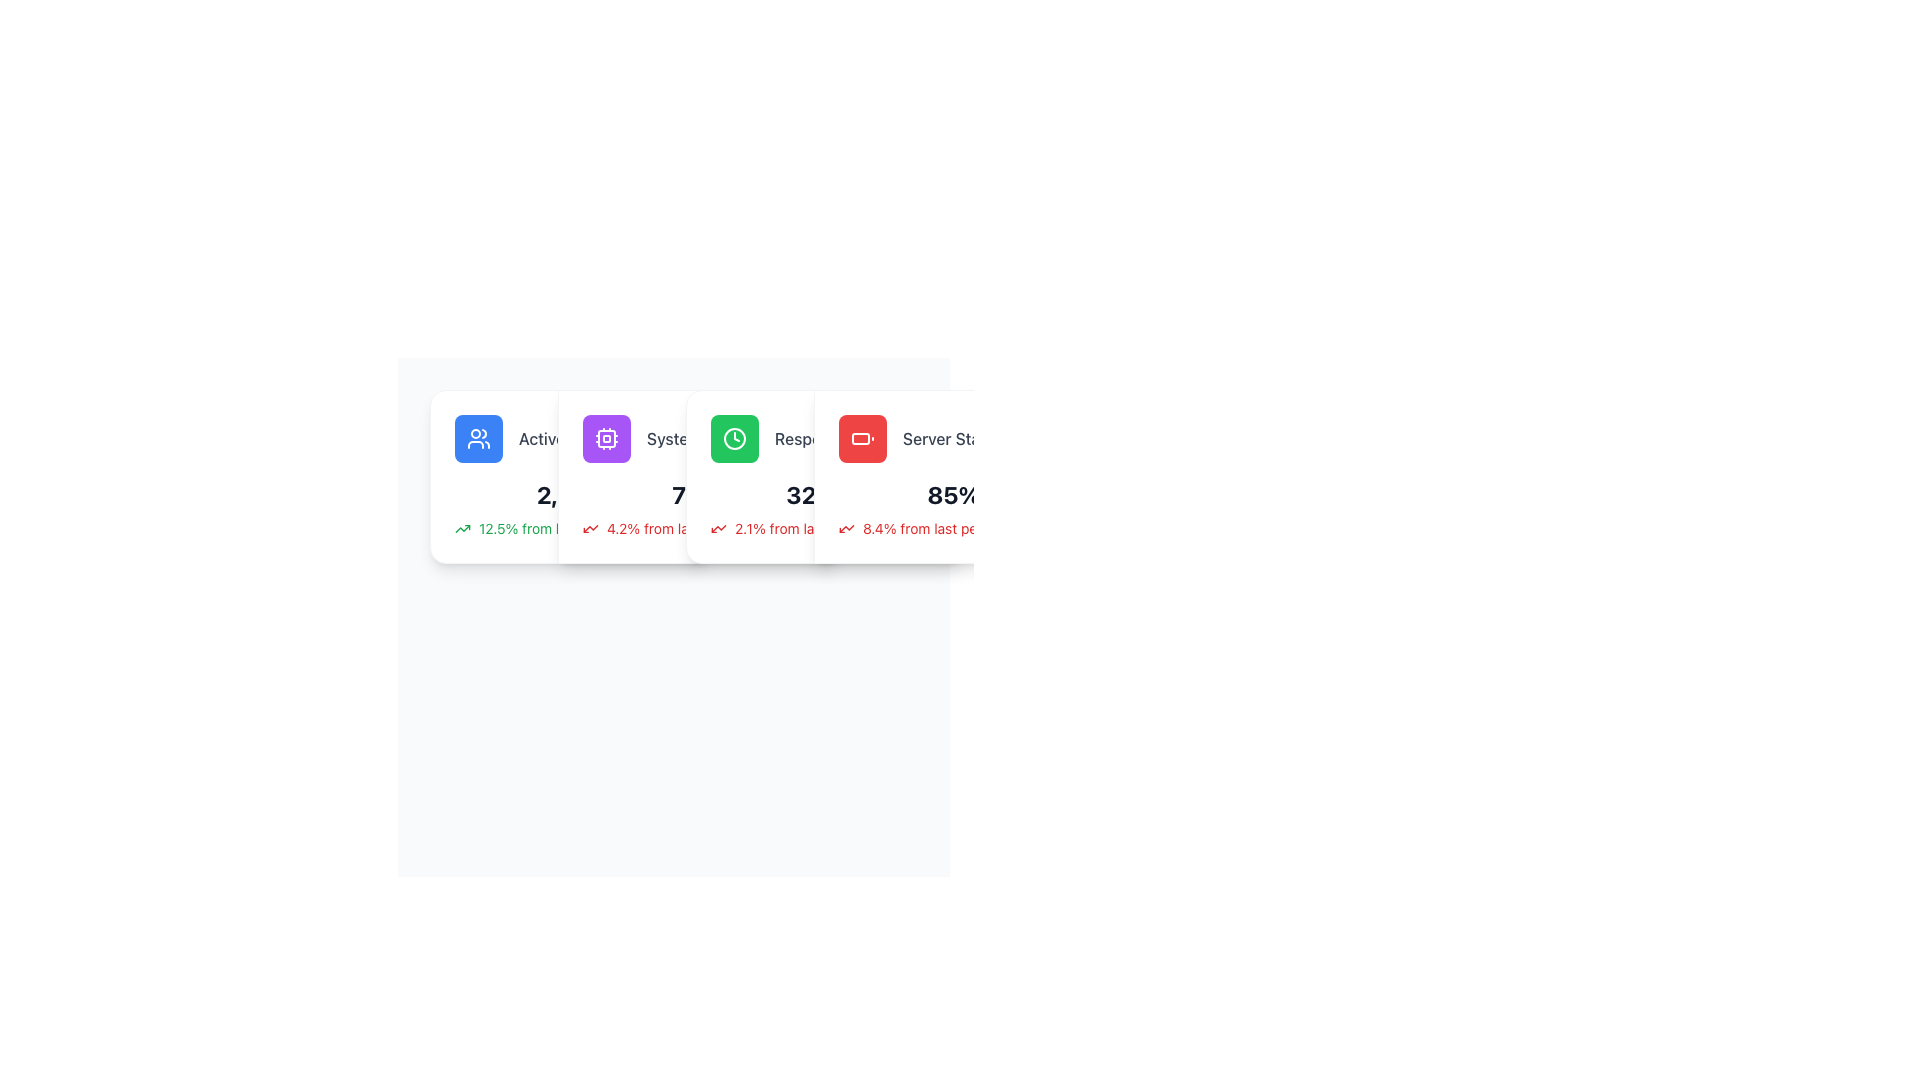 This screenshot has height=1080, width=1920. Describe the element at coordinates (825, 527) in the screenshot. I see `the Text display widget showing '2.1% from last period', which is styled in red and has an upward trending arrow icon to the left` at that location.